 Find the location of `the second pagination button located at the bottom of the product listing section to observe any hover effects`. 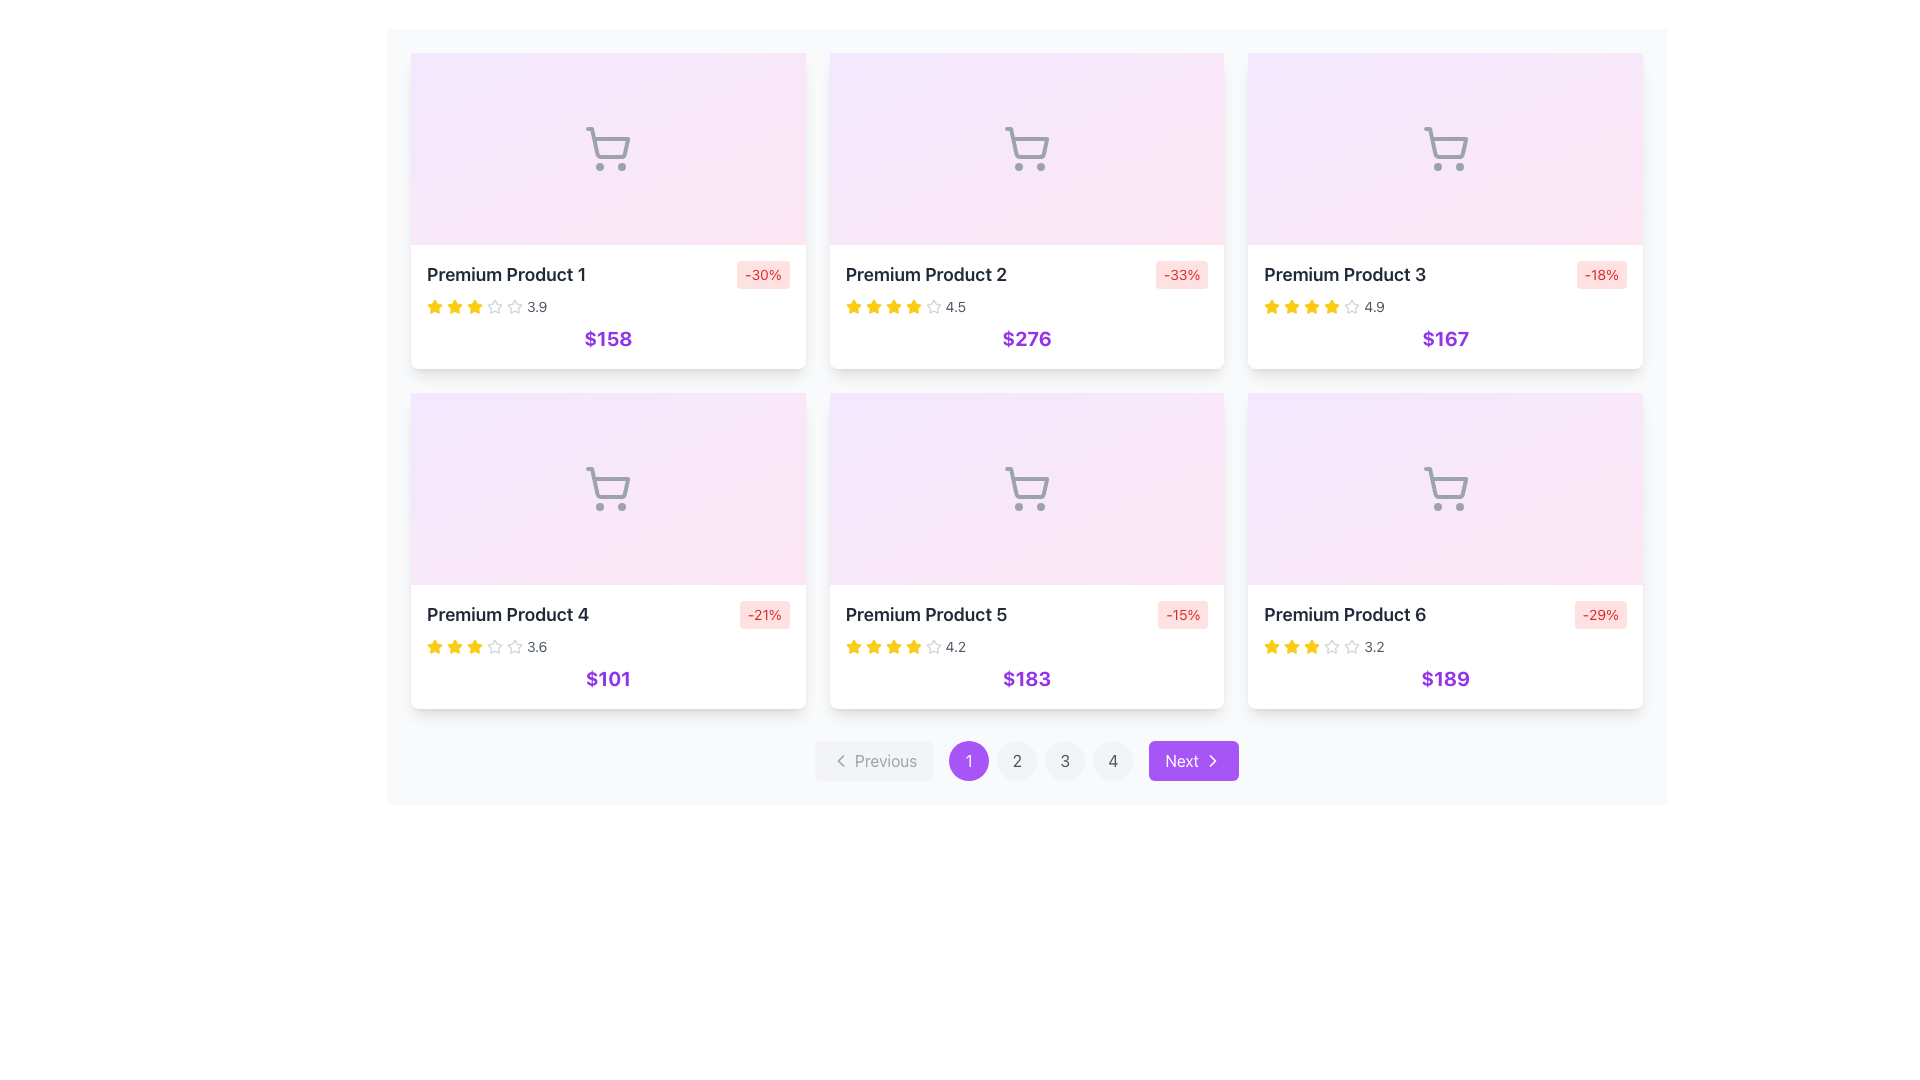

the second pagination button located at the bottom of the product listing section to observe any hover effects is located at coordinates (1027, 760).